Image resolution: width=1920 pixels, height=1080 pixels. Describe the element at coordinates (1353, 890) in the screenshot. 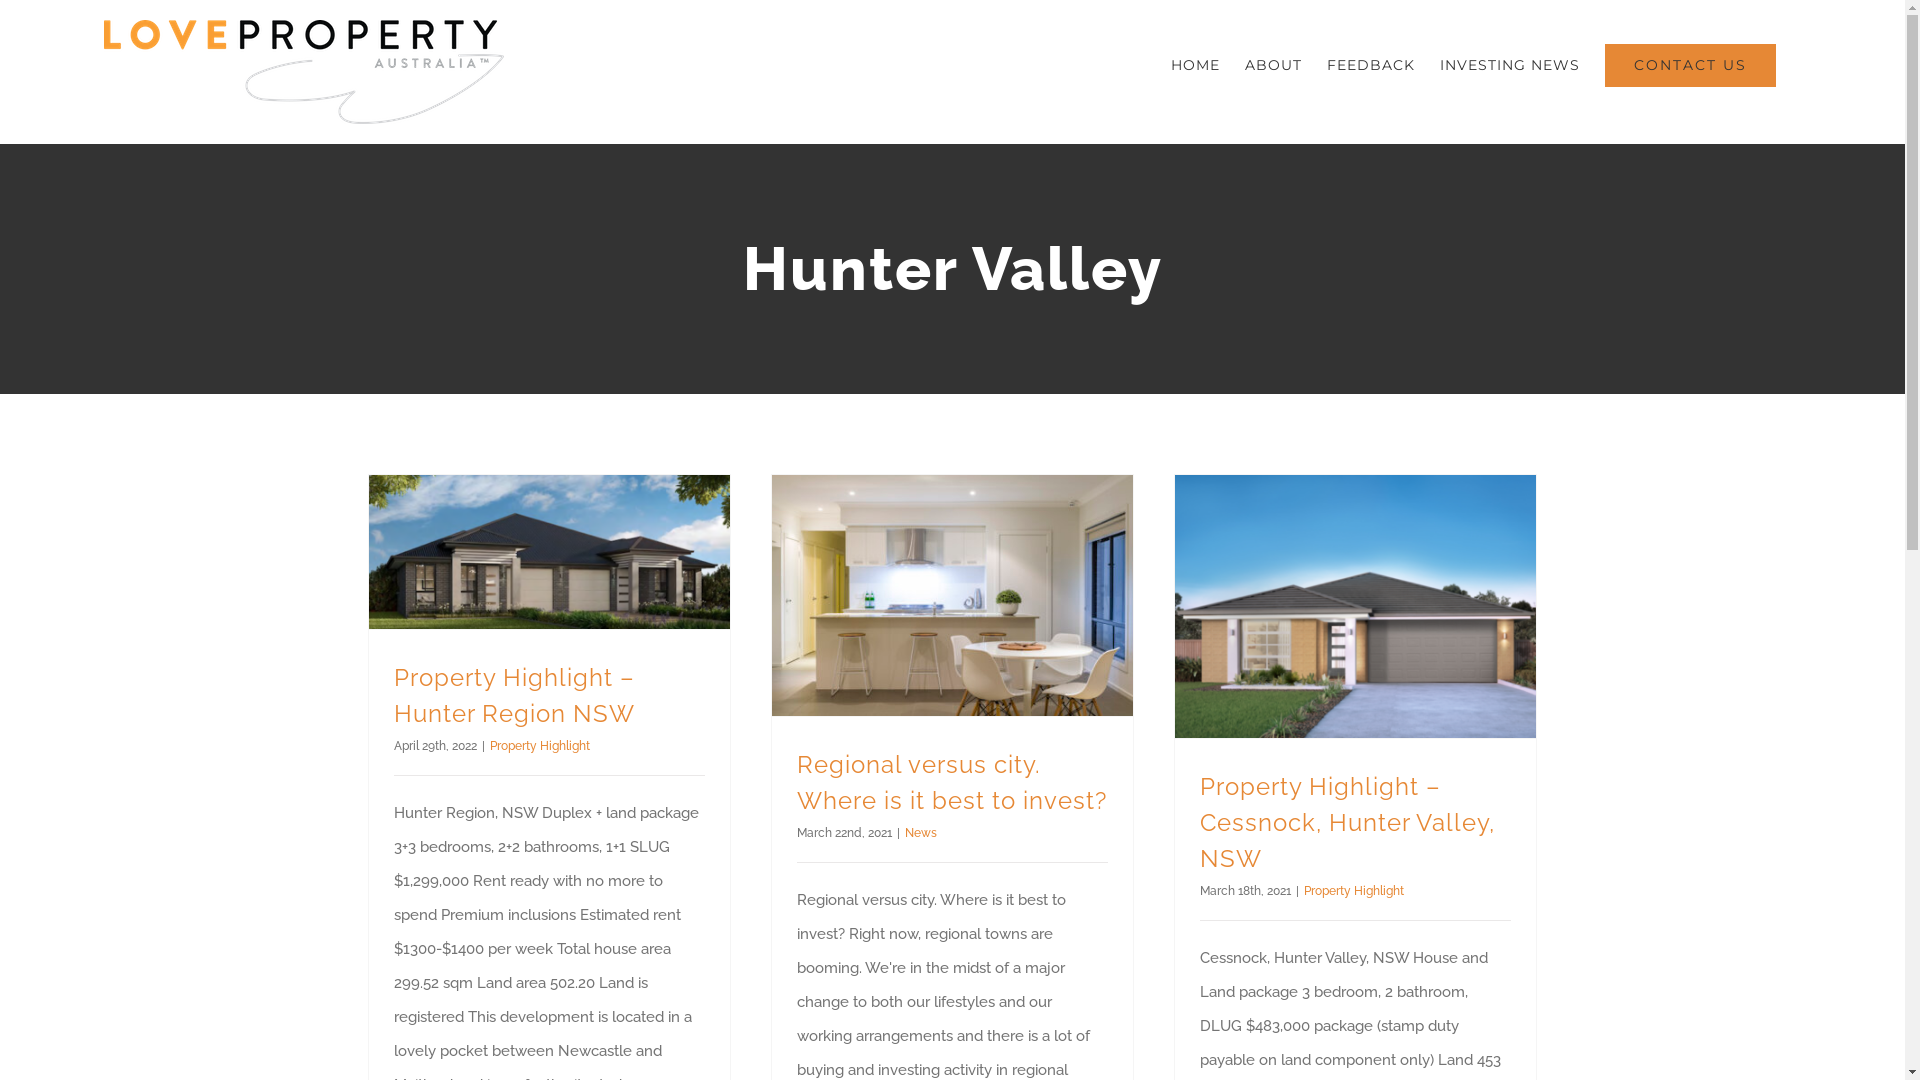

I see `'Property Highlight'` at that location.